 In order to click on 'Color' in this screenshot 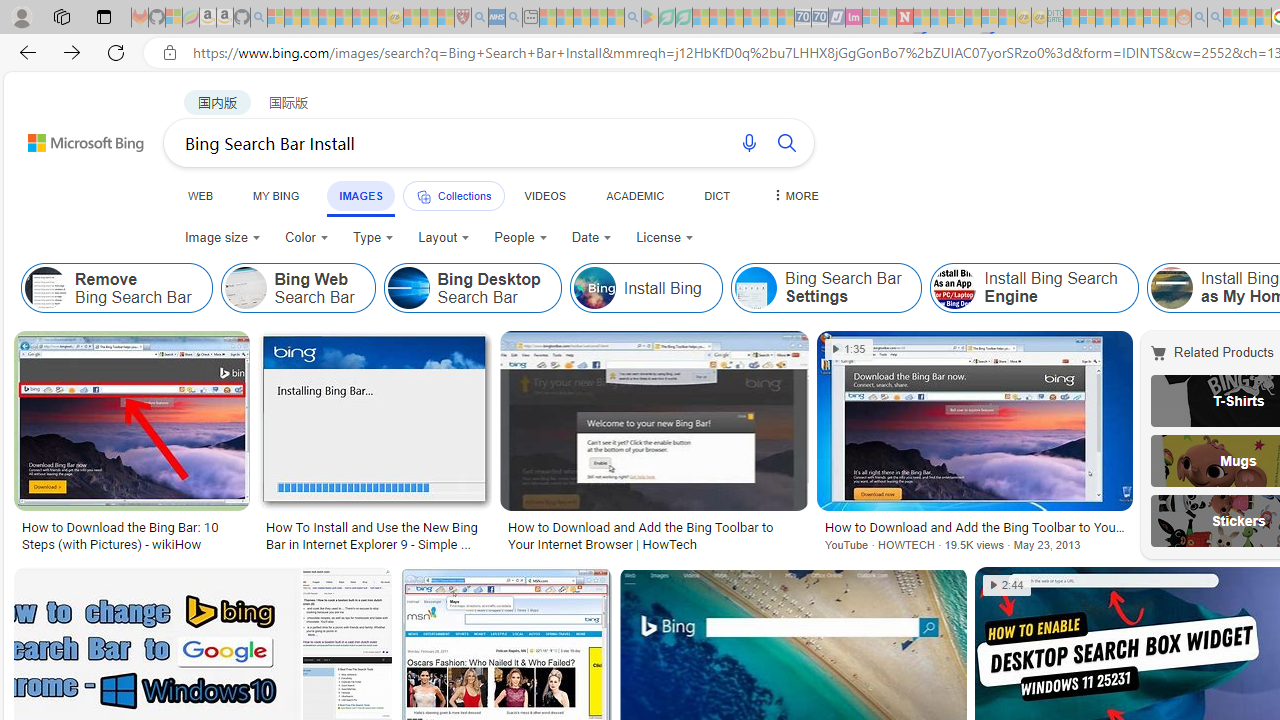, I will do `click(304, 236)`.